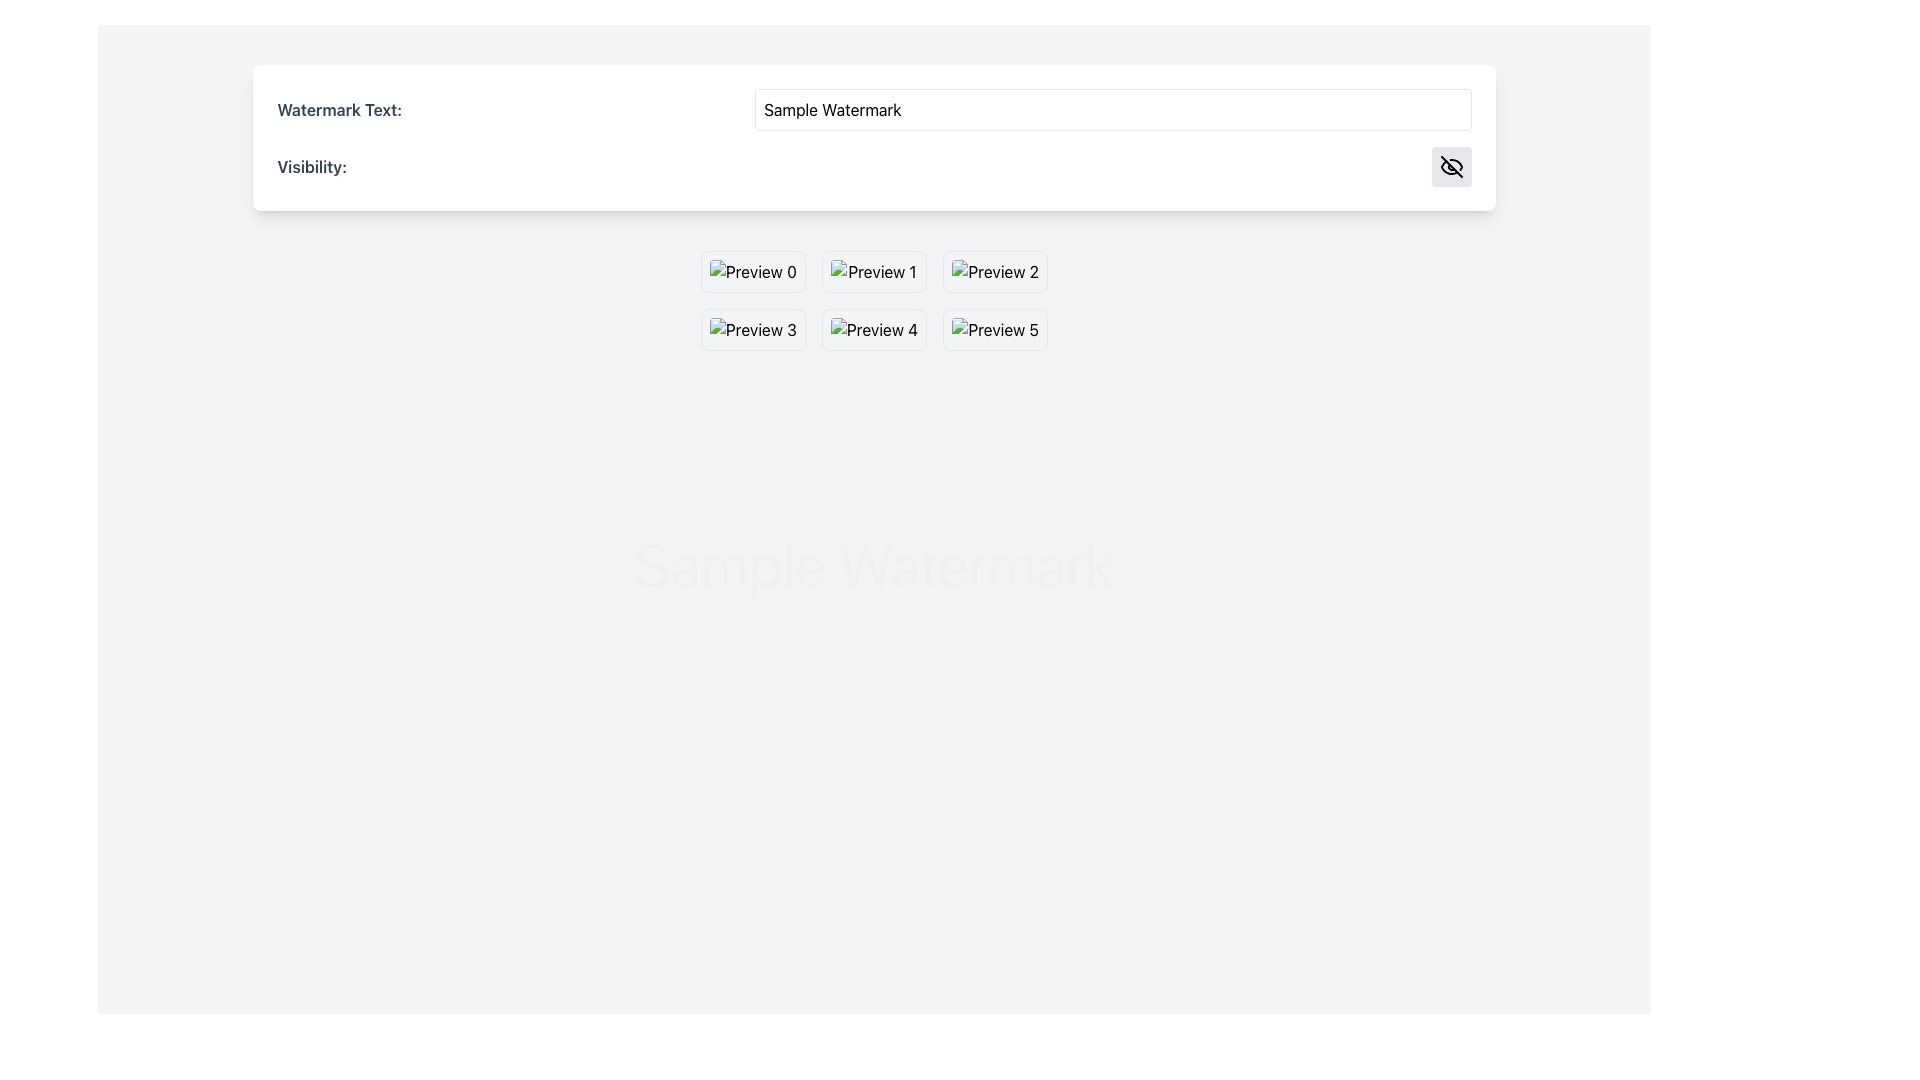  I want to click on the first curved, partially dashed segment of the 'eye-off' icon indicating obscured visibility, located at the top right corner of the interface near the text input labeled 'Visibility', so click(1456, 163).